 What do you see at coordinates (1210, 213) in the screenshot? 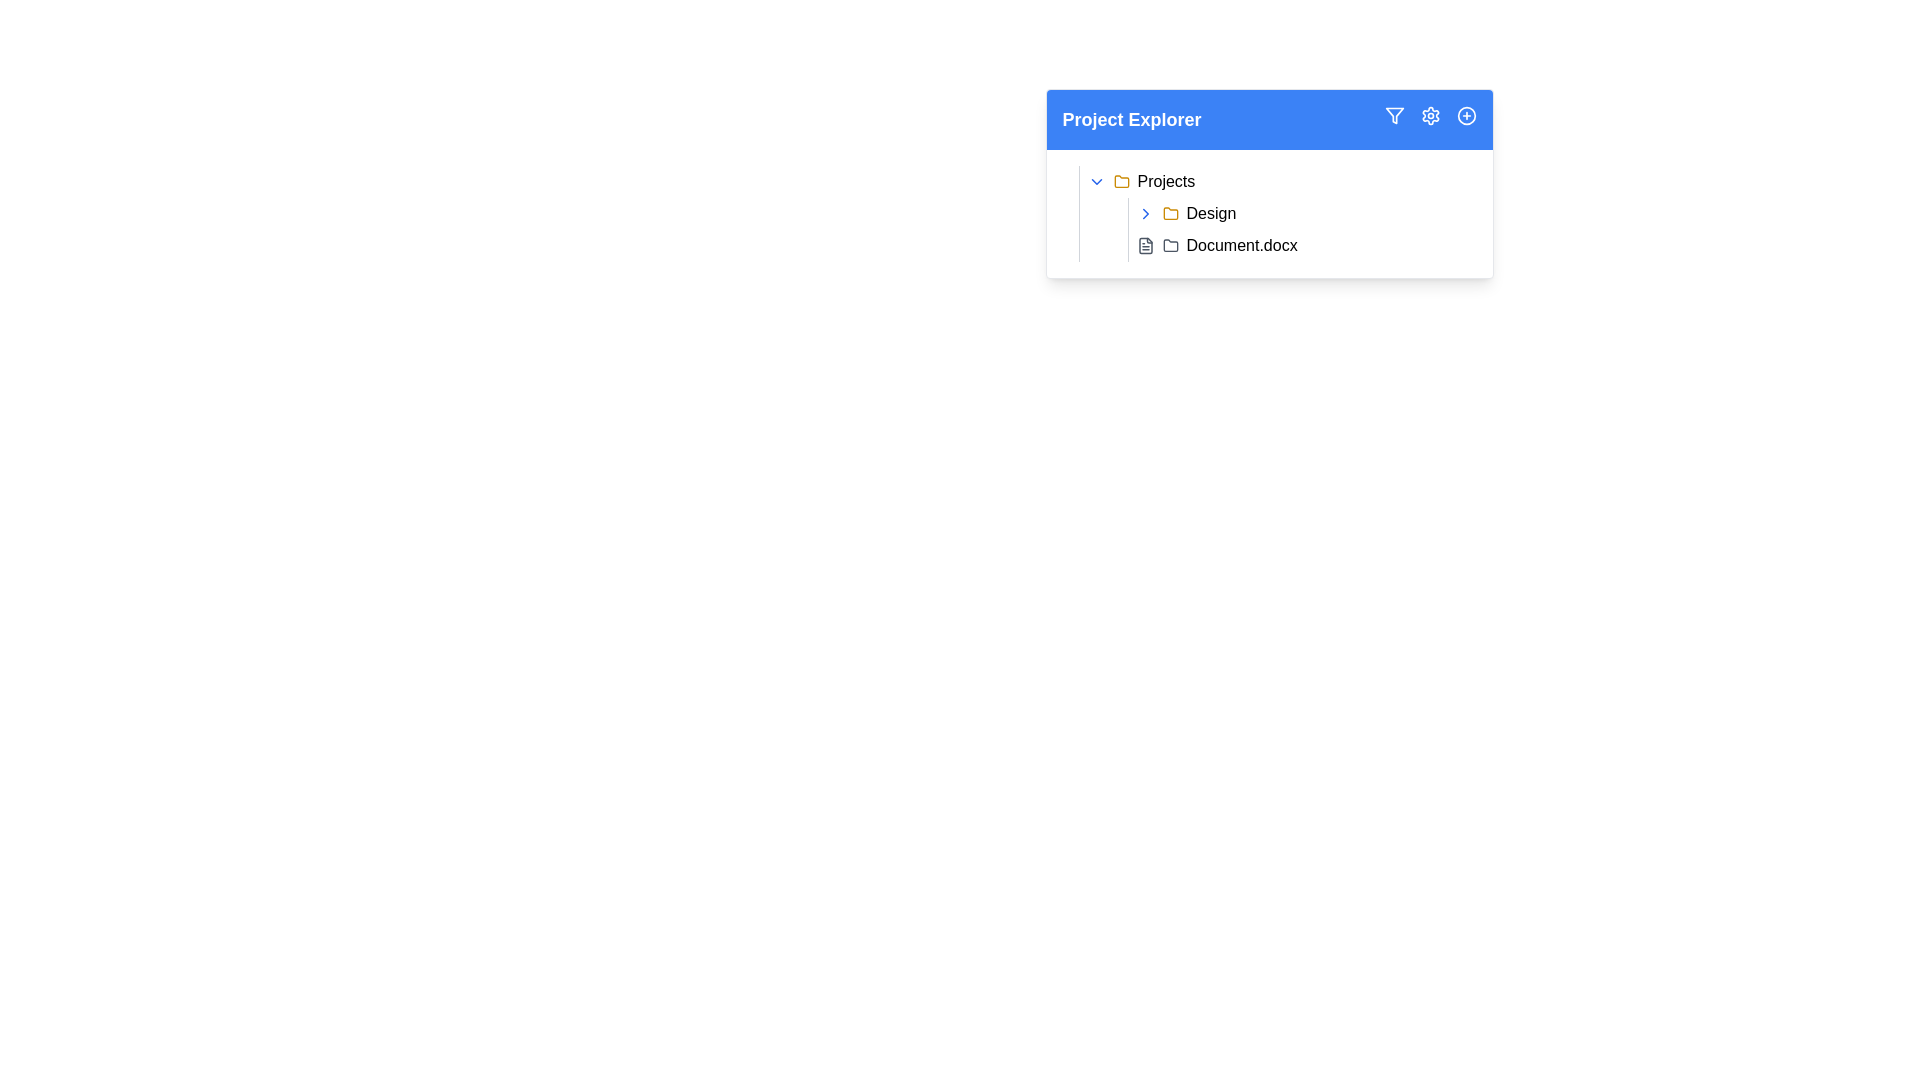
I see `the 'Design' text label in the 'Project Explorer' panel` at bounding box center [1210, 213].